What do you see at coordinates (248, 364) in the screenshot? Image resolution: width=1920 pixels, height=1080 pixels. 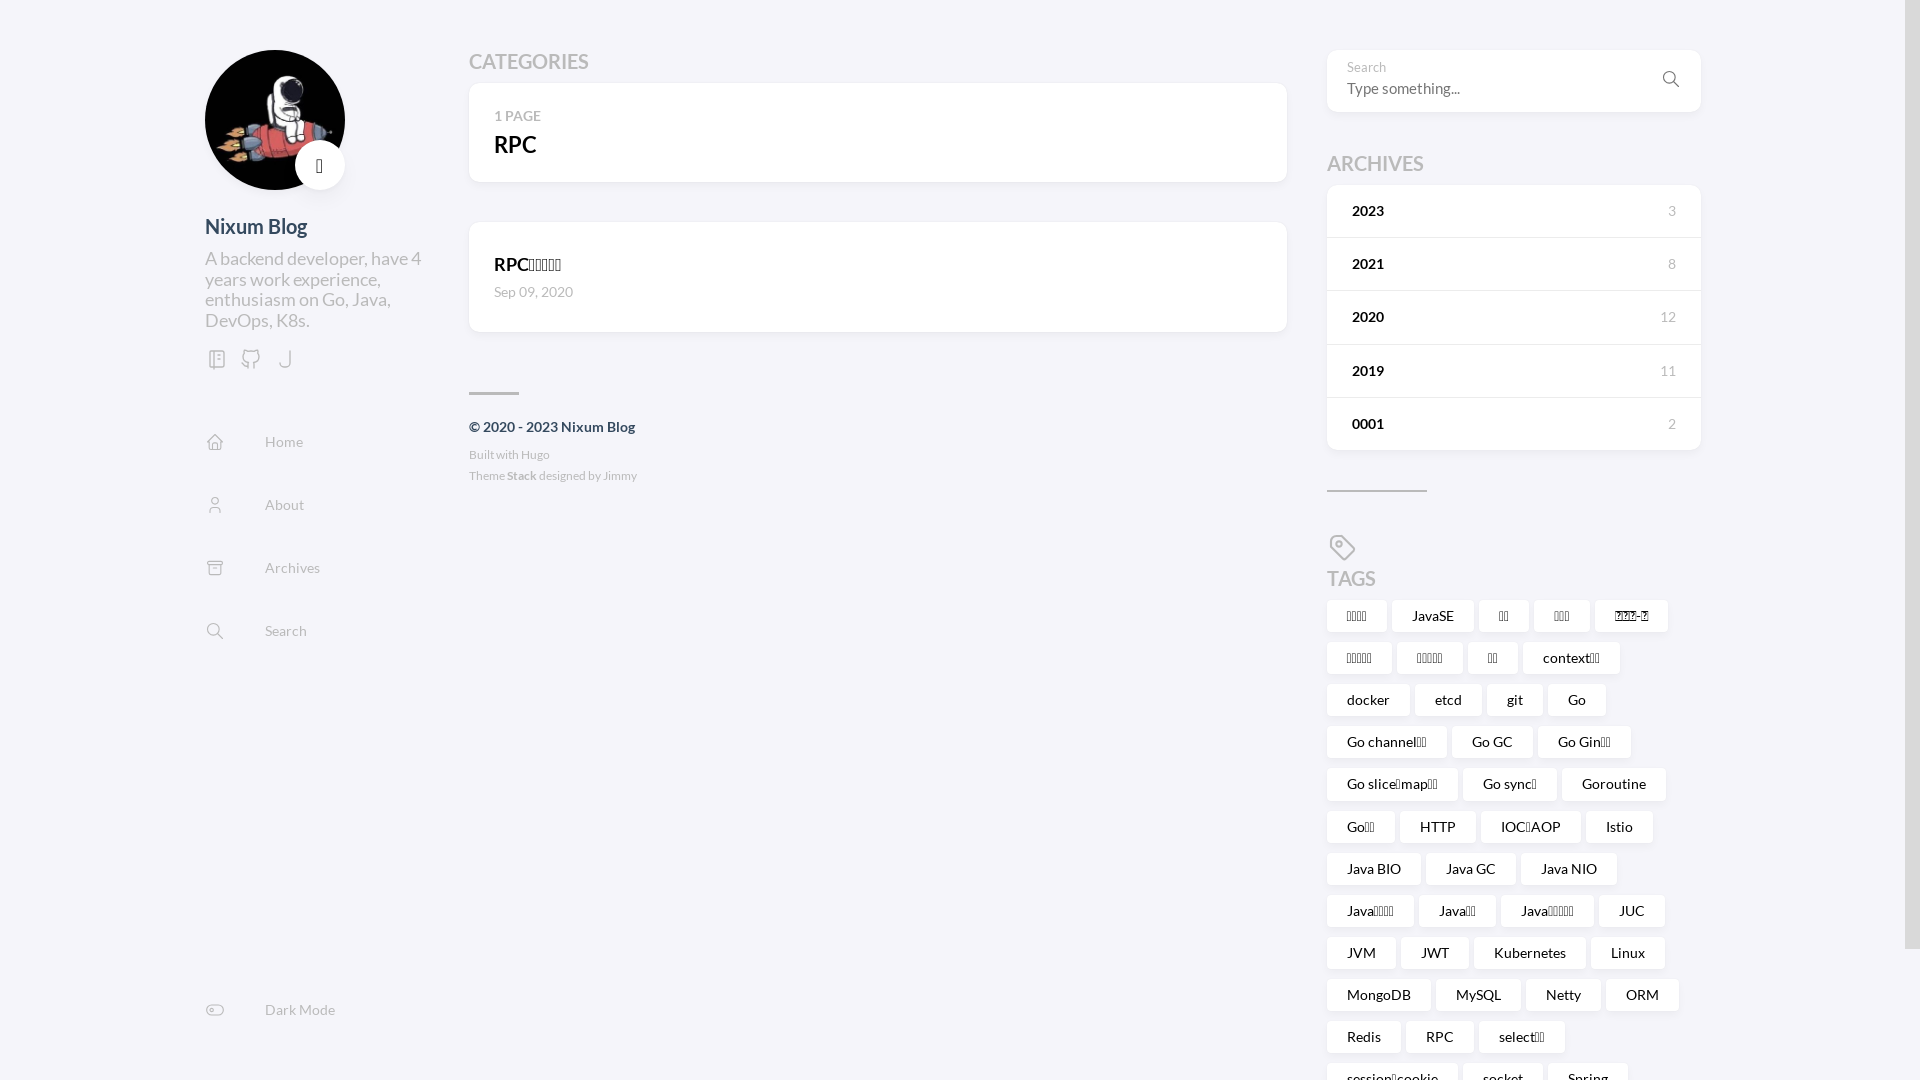 I see `'GitHub'` at bounding box center [248, 364].